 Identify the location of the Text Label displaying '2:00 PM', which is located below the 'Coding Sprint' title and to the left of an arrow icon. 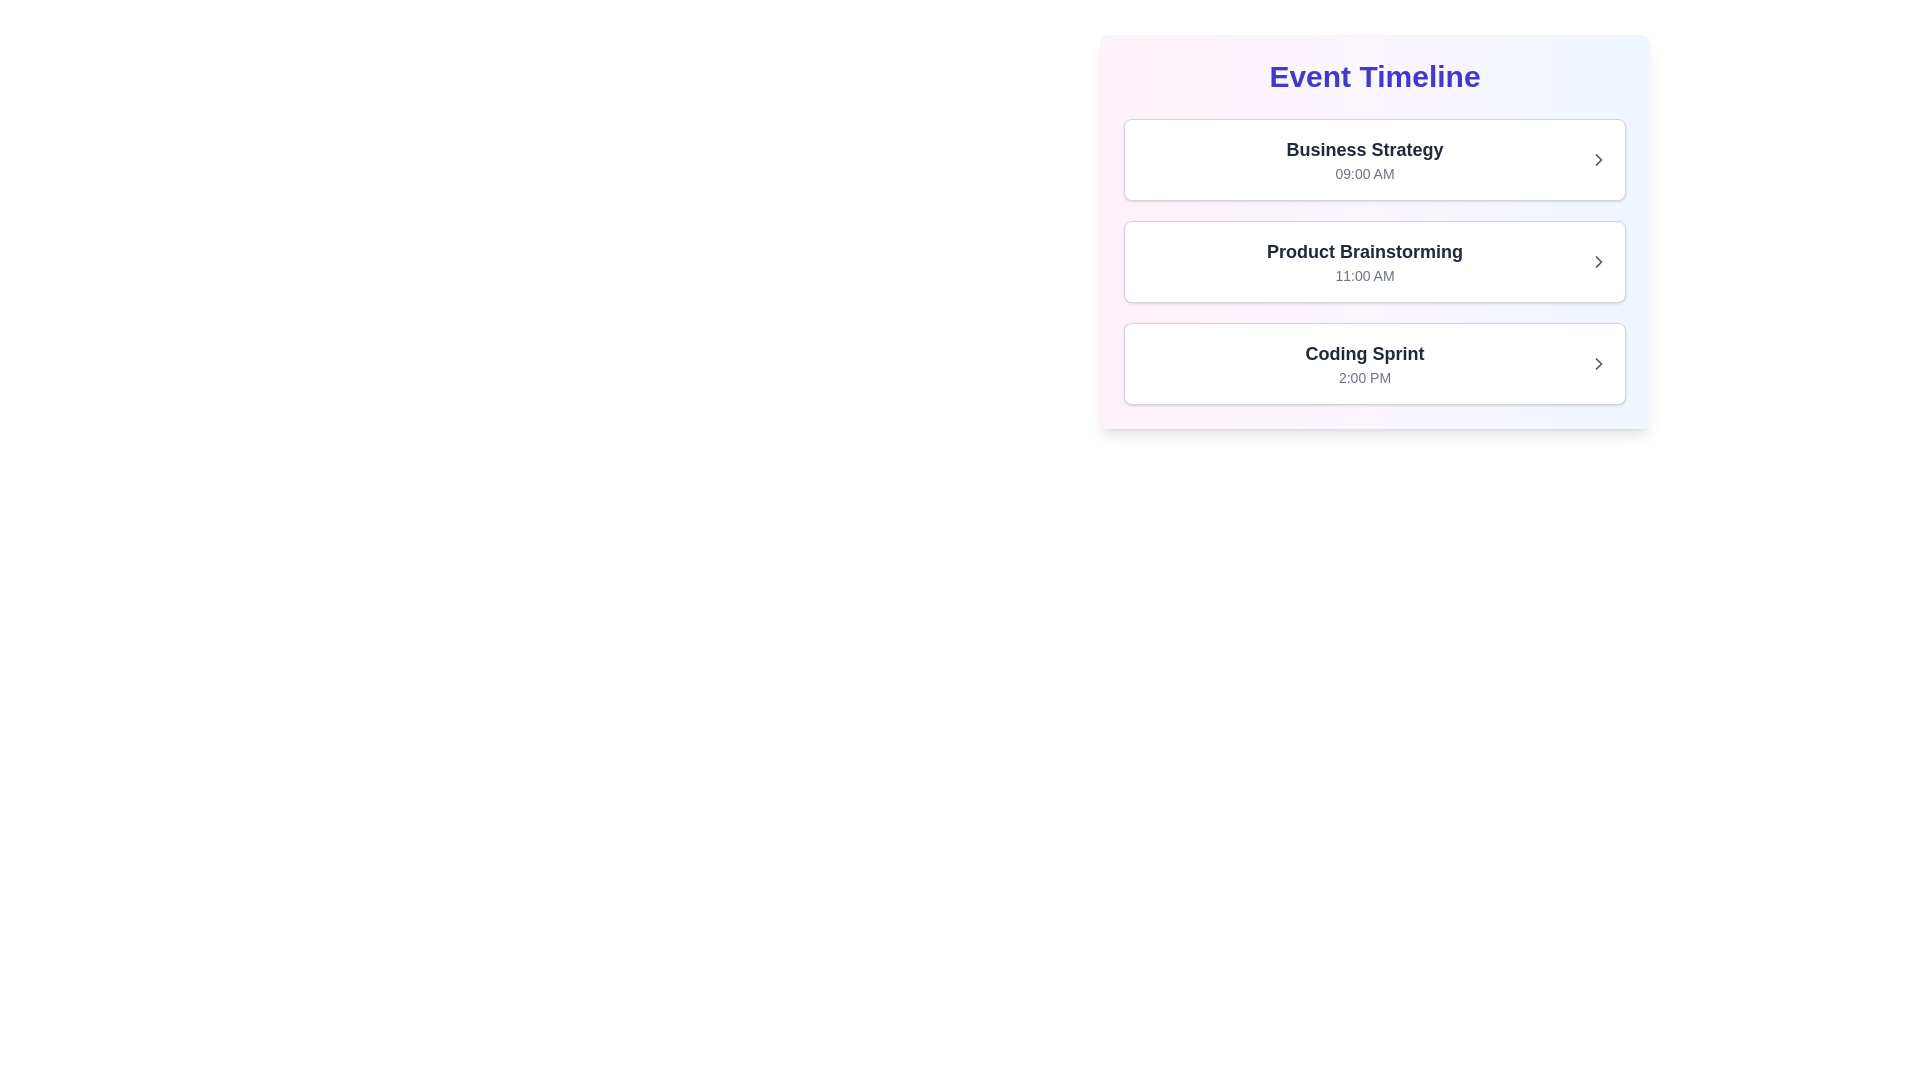
(1363, 378).